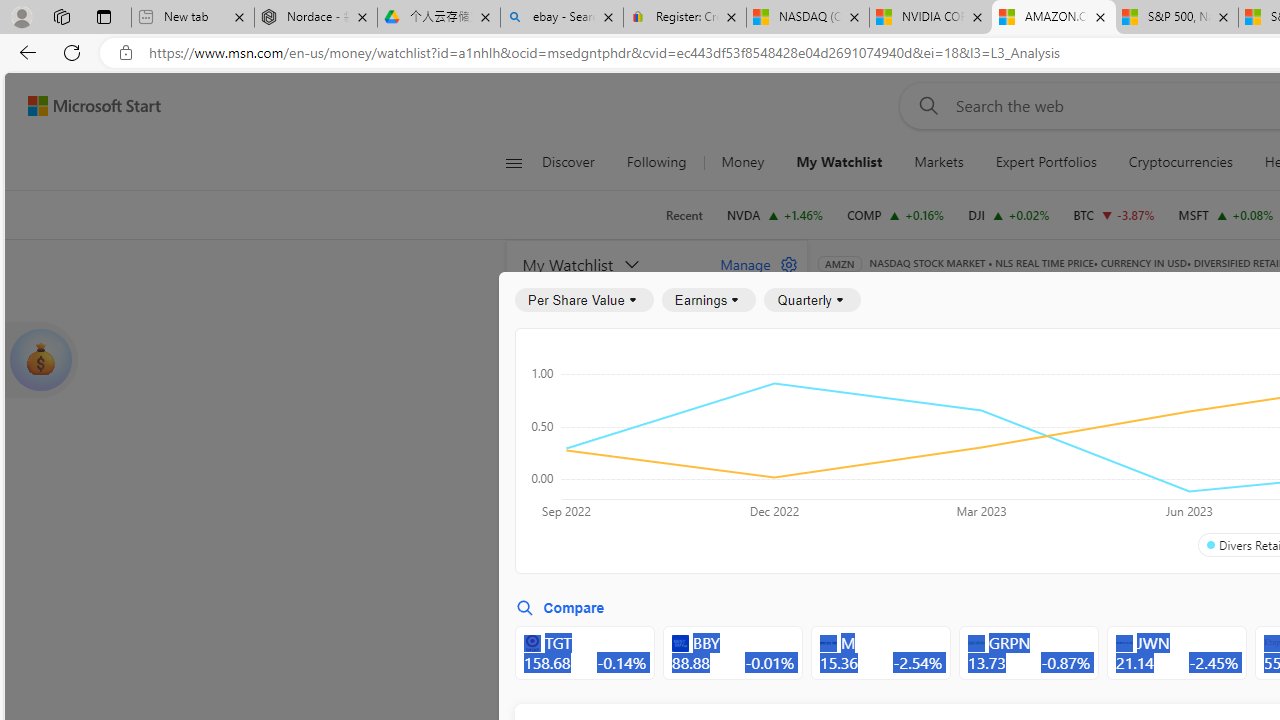 This screenshot has height=720, width=1280. What do you see at coordinates (937, 162) in the screenshot?
I see `'Markets'` at bounding box center [937, 162].